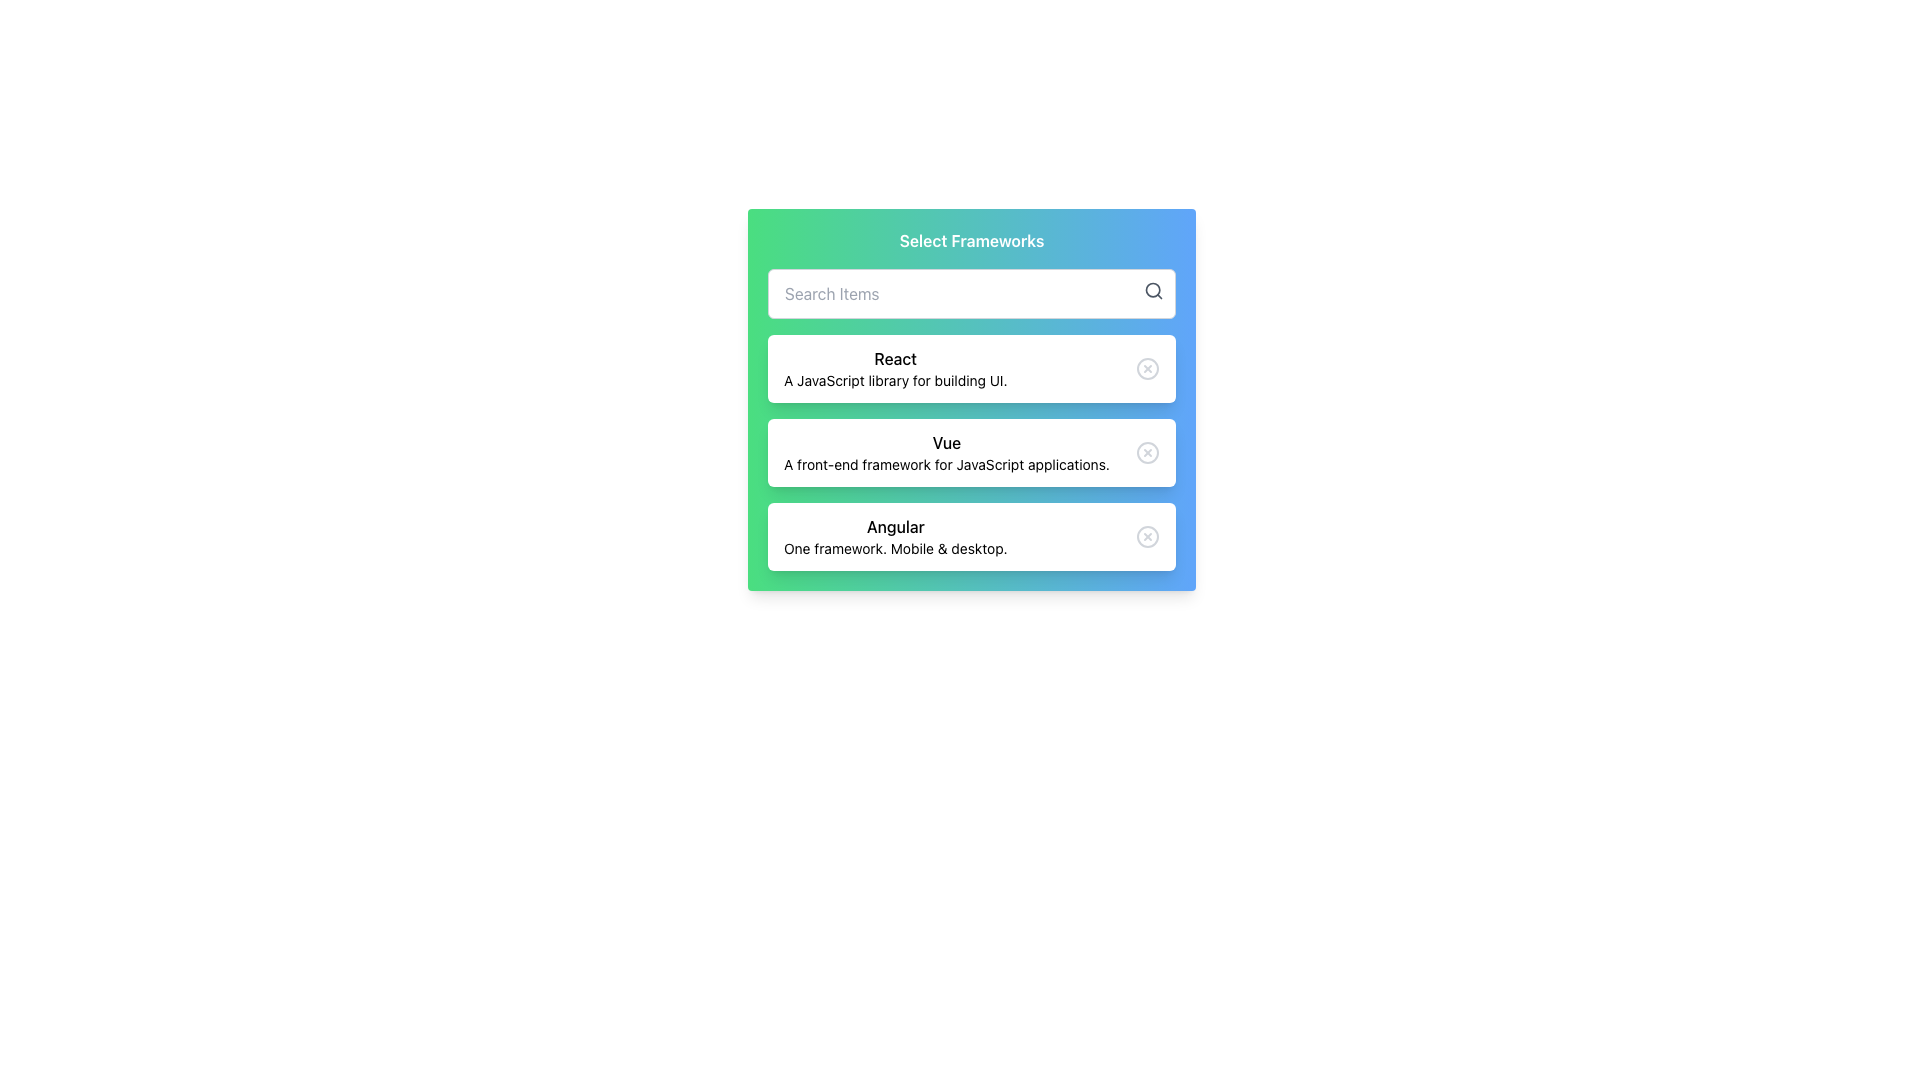 The height and width of the screenshot is (1080, 1920). What do you see at coordinates (894, 357) in the screenshot?
I see `the Text label that serves as the title header for the React framework section, which displays 'React'` at bounding box center [894, 357].